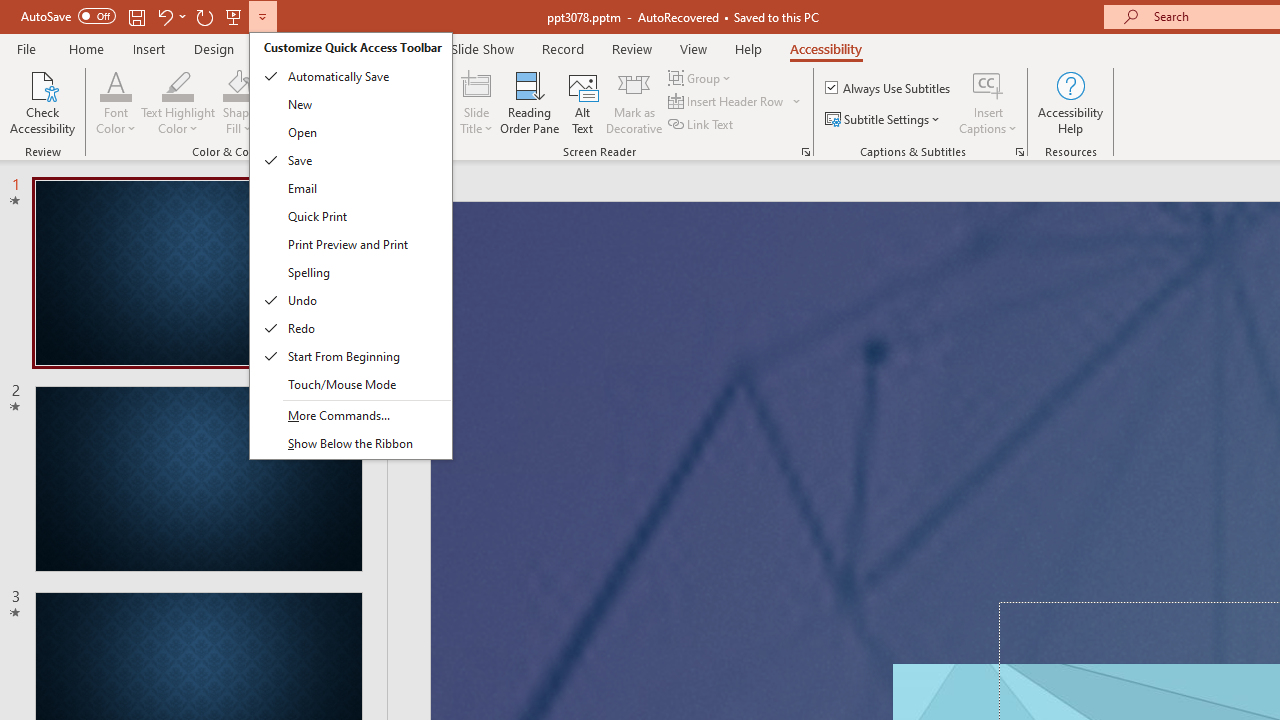 The width and height of the screenshot is (1280, 720). I want to click on 'Link Text', so click(702, 124).